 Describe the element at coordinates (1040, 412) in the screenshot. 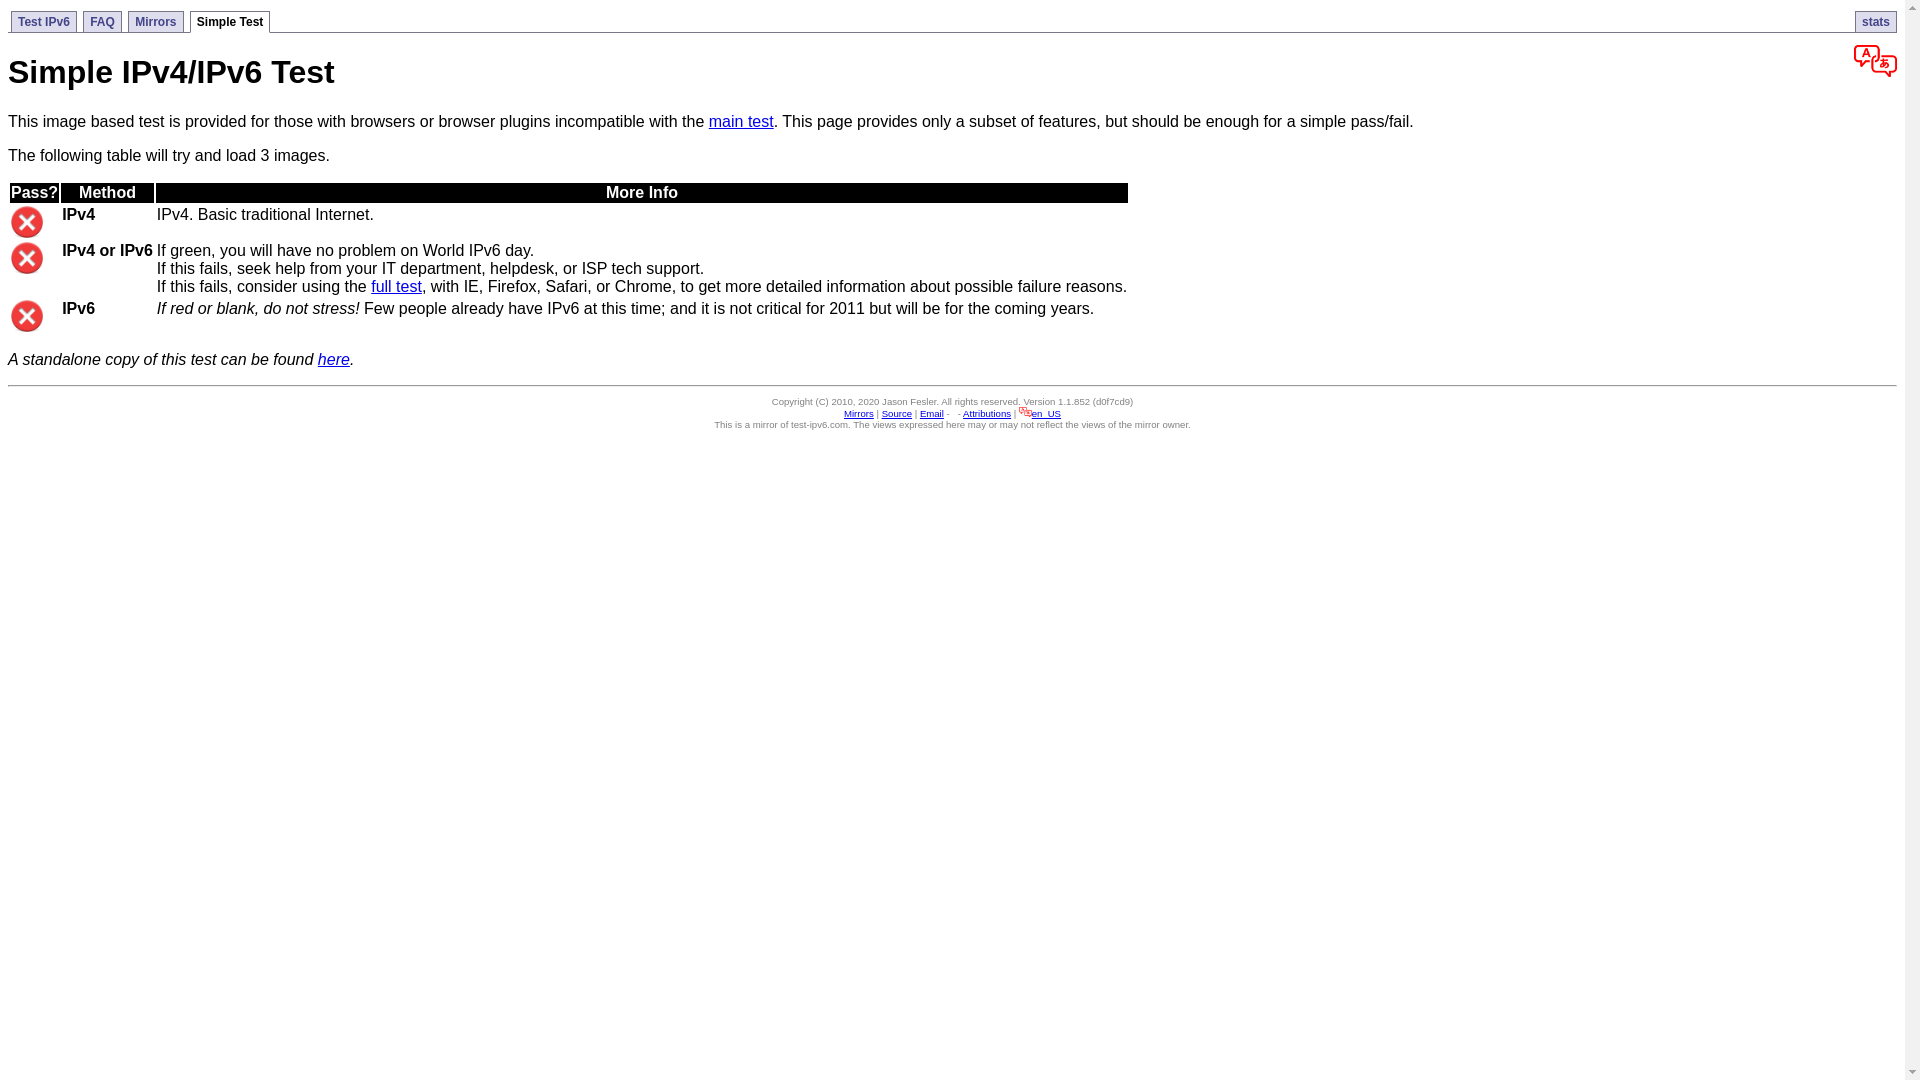

I see `'en_US'` at that location.